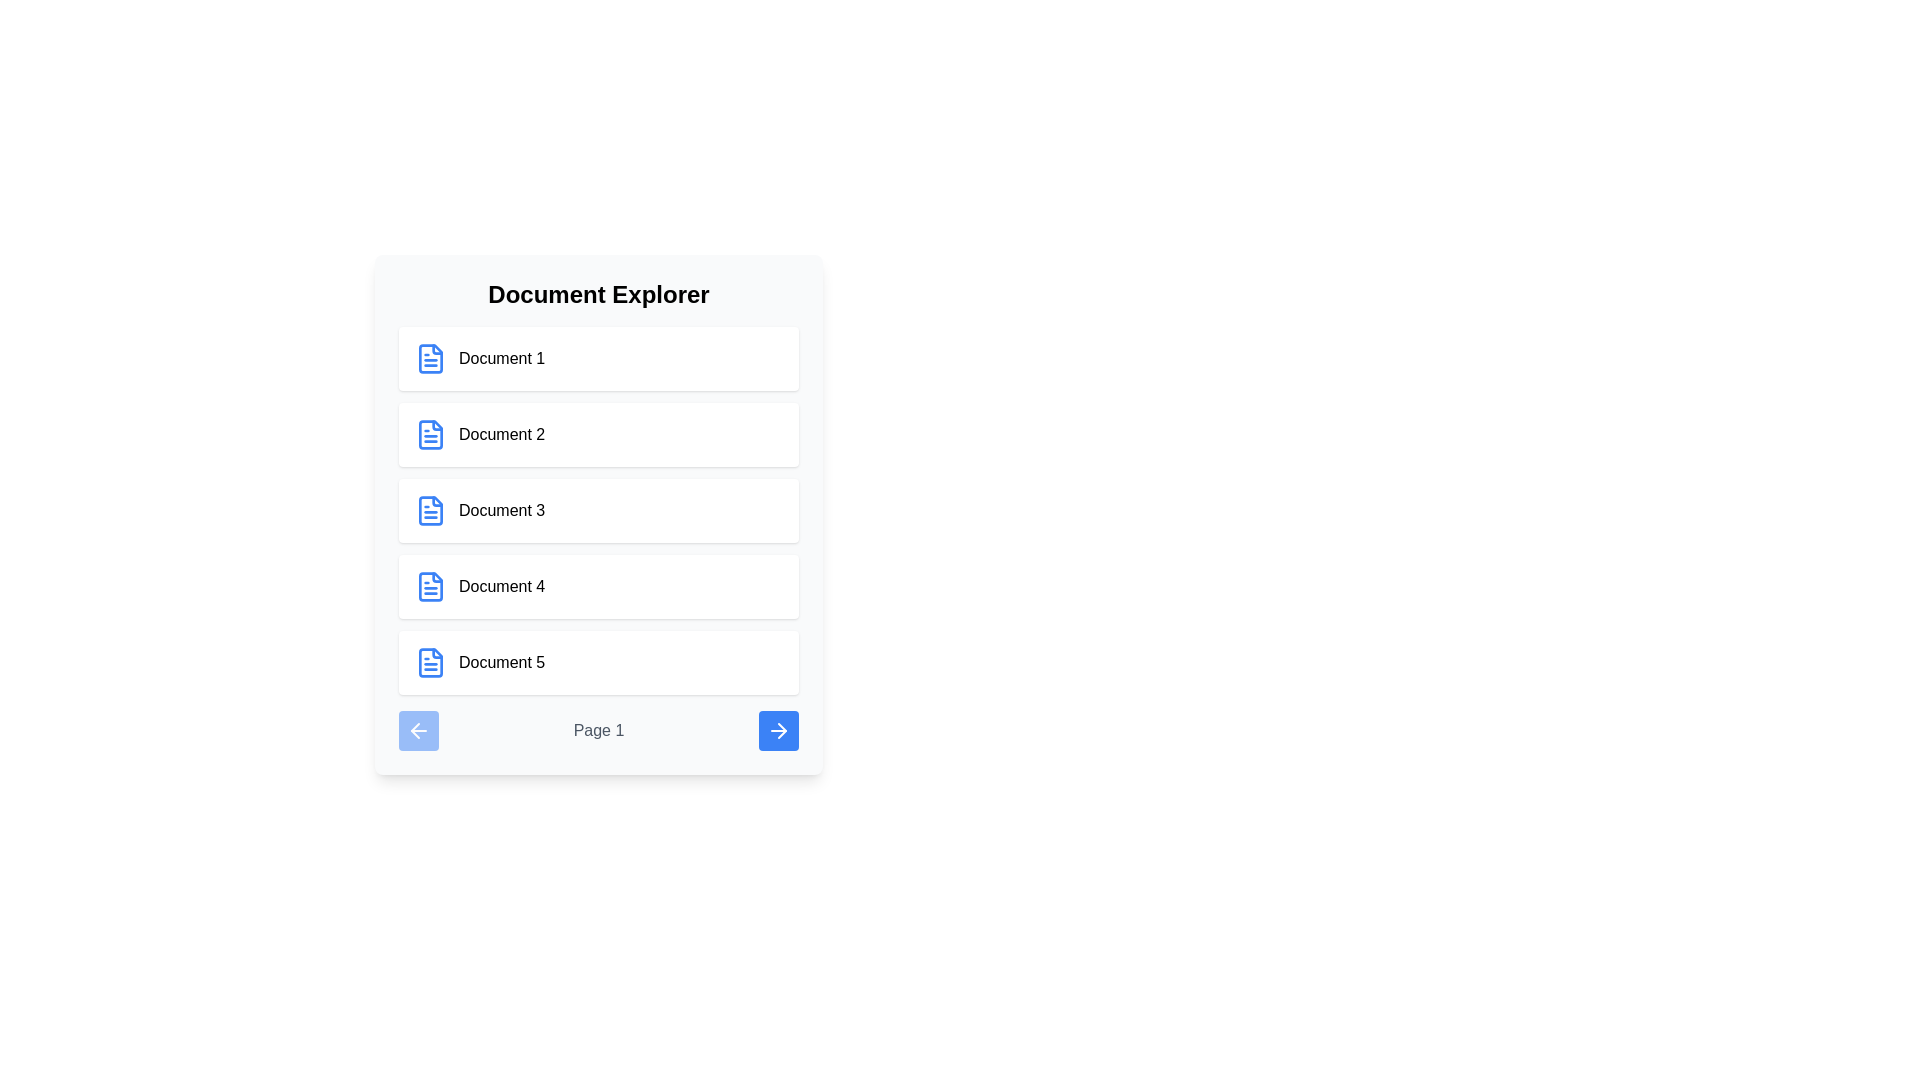 The width and height of the screenshot is (1920, 1080). What do you see at coordinates (777, 731) in the screenshot?
I see `the navigation button located in the bottom-right corner of the interface` at bounding box center [777, 731].